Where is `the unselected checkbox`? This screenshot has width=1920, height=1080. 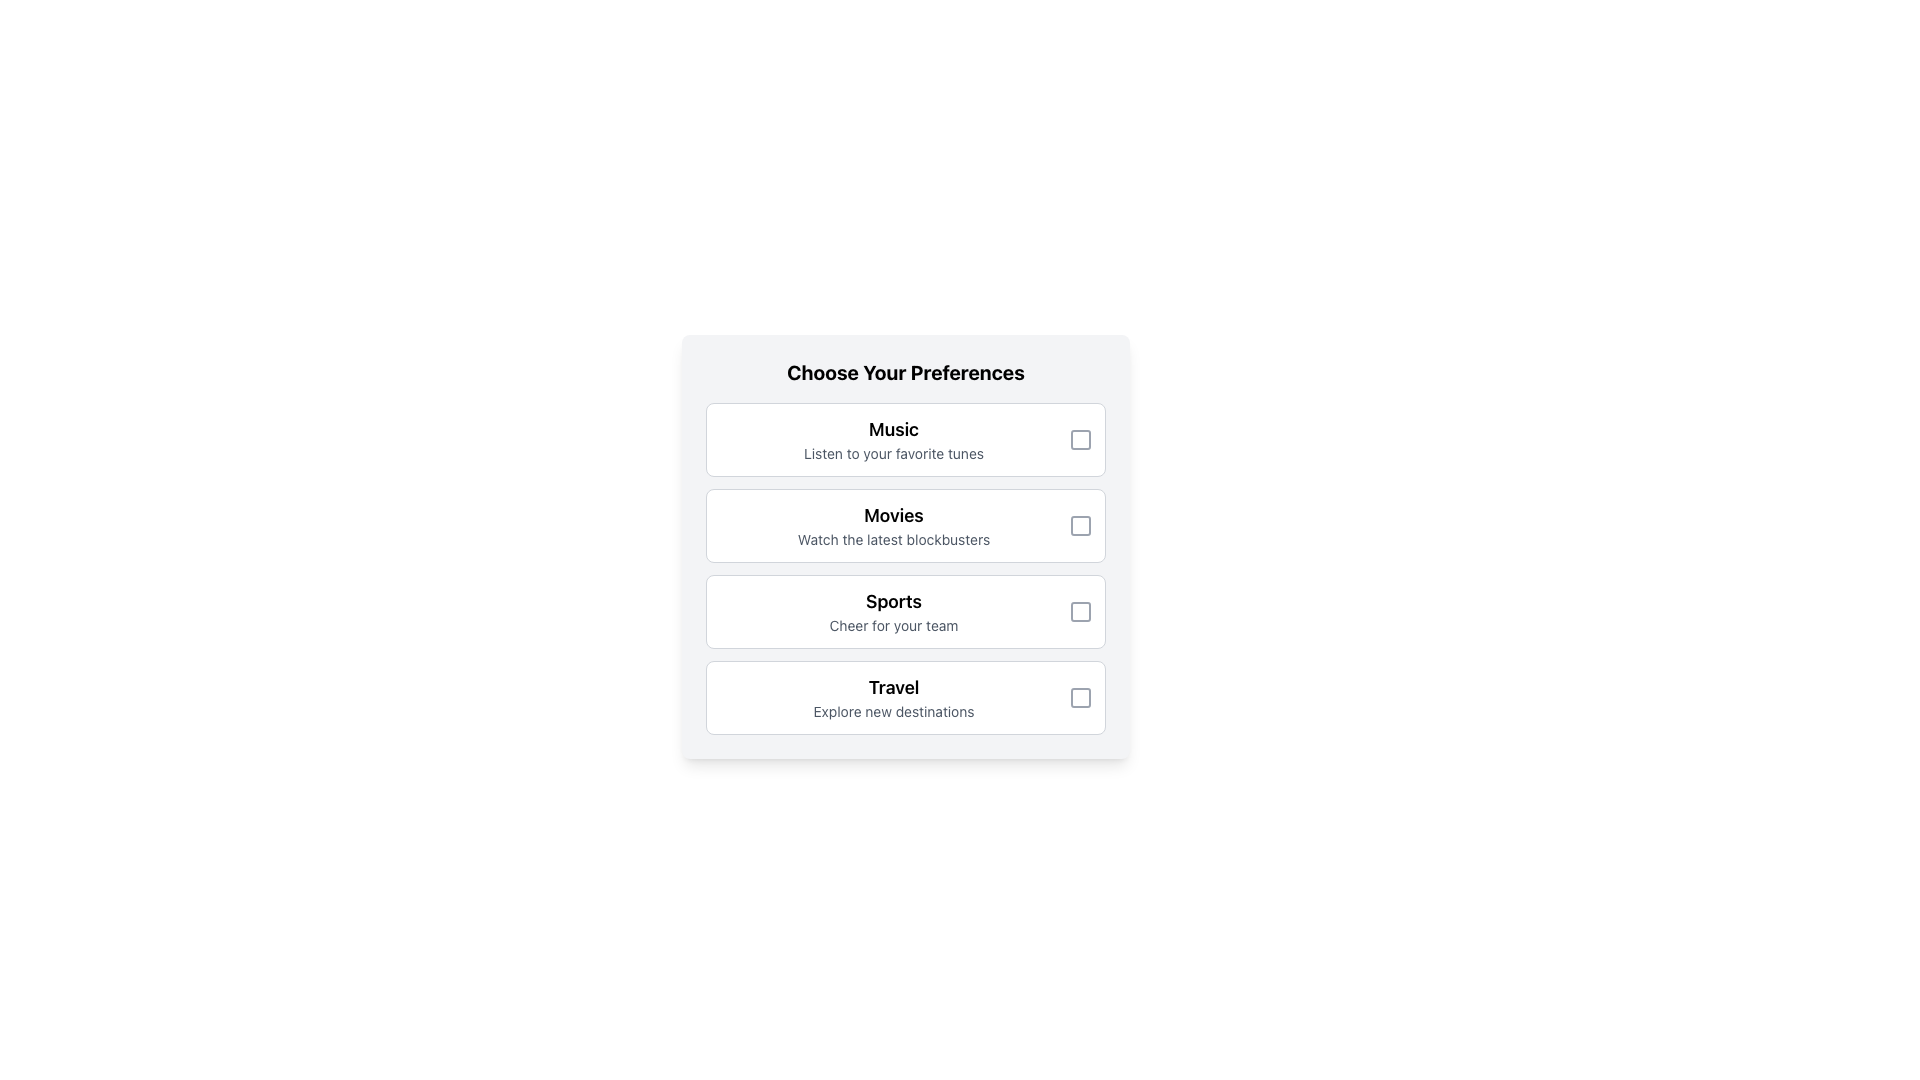
the unselected checkbox is located at coordinates (1079, 697).